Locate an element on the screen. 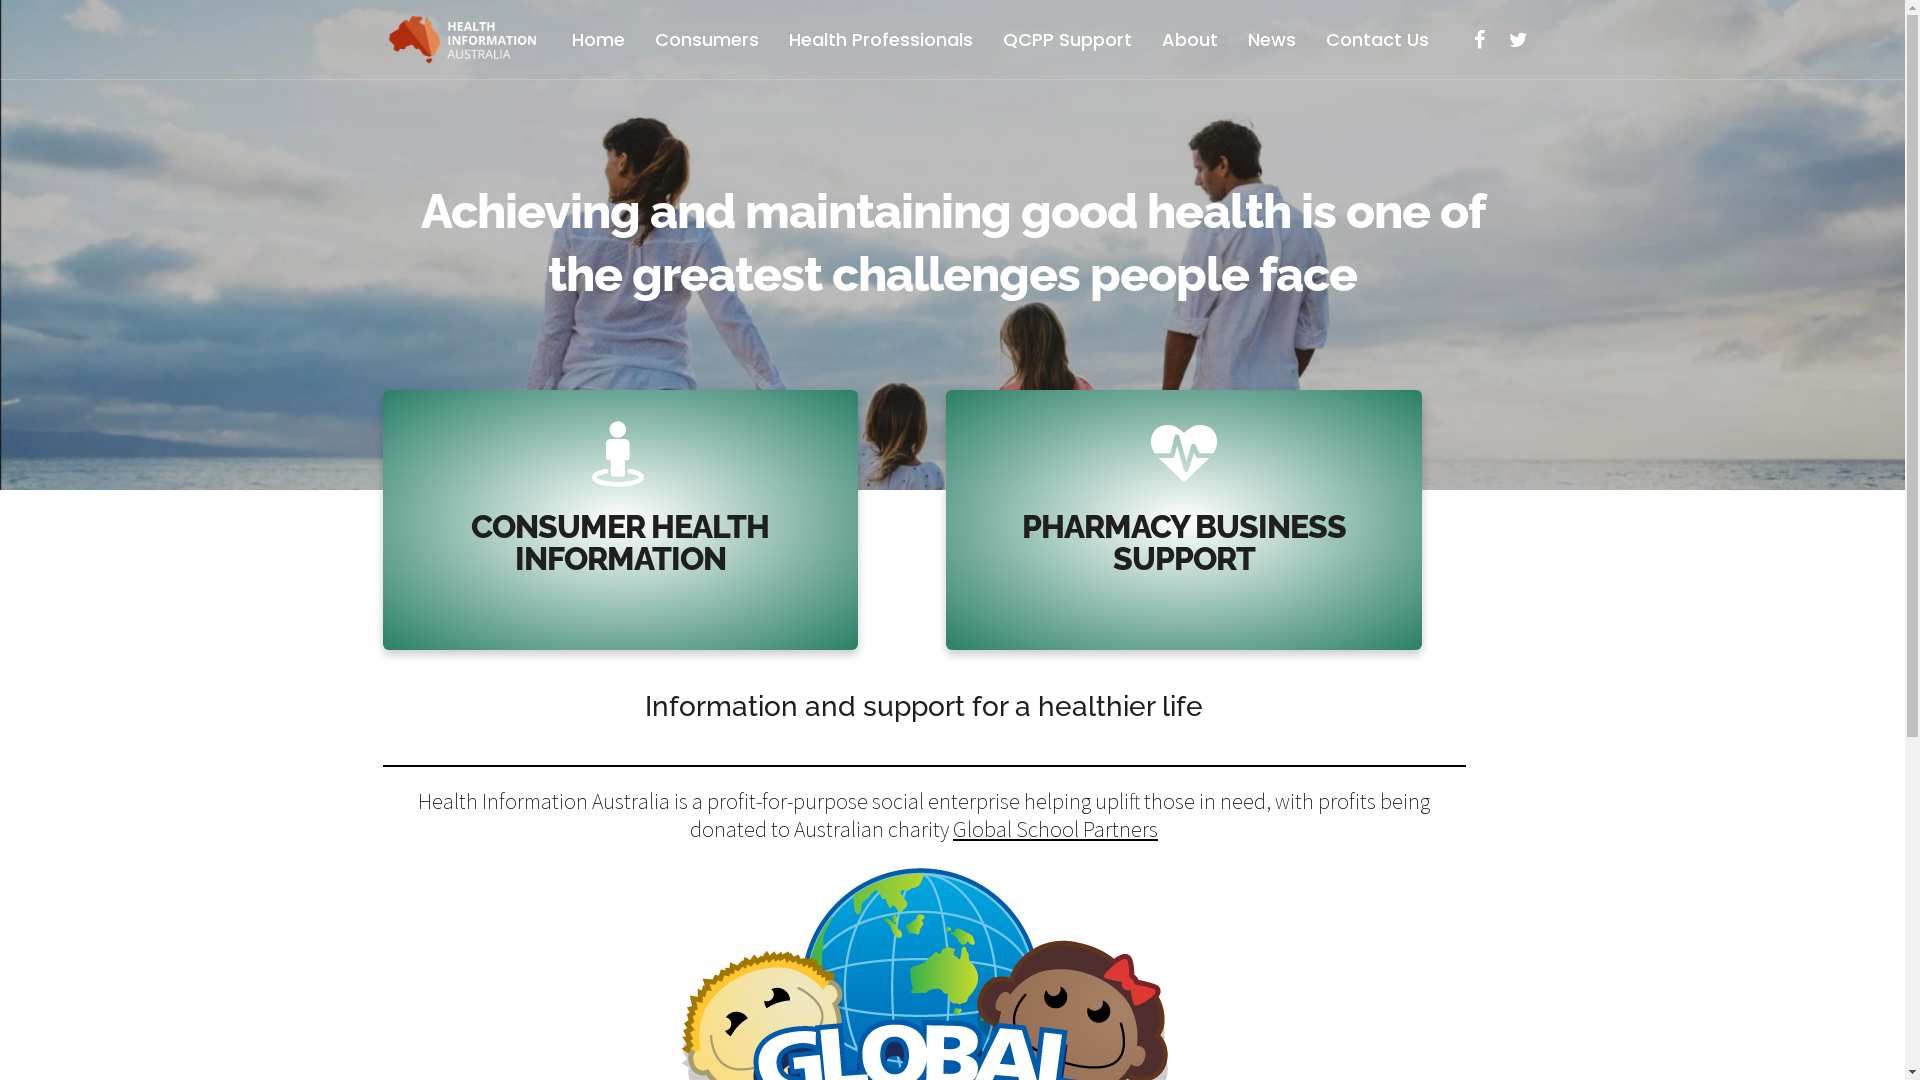 The height and width of the screenshot is (1080, 1920). 'PHARMACY BUSINESS is located at coordinates (1184, 496).